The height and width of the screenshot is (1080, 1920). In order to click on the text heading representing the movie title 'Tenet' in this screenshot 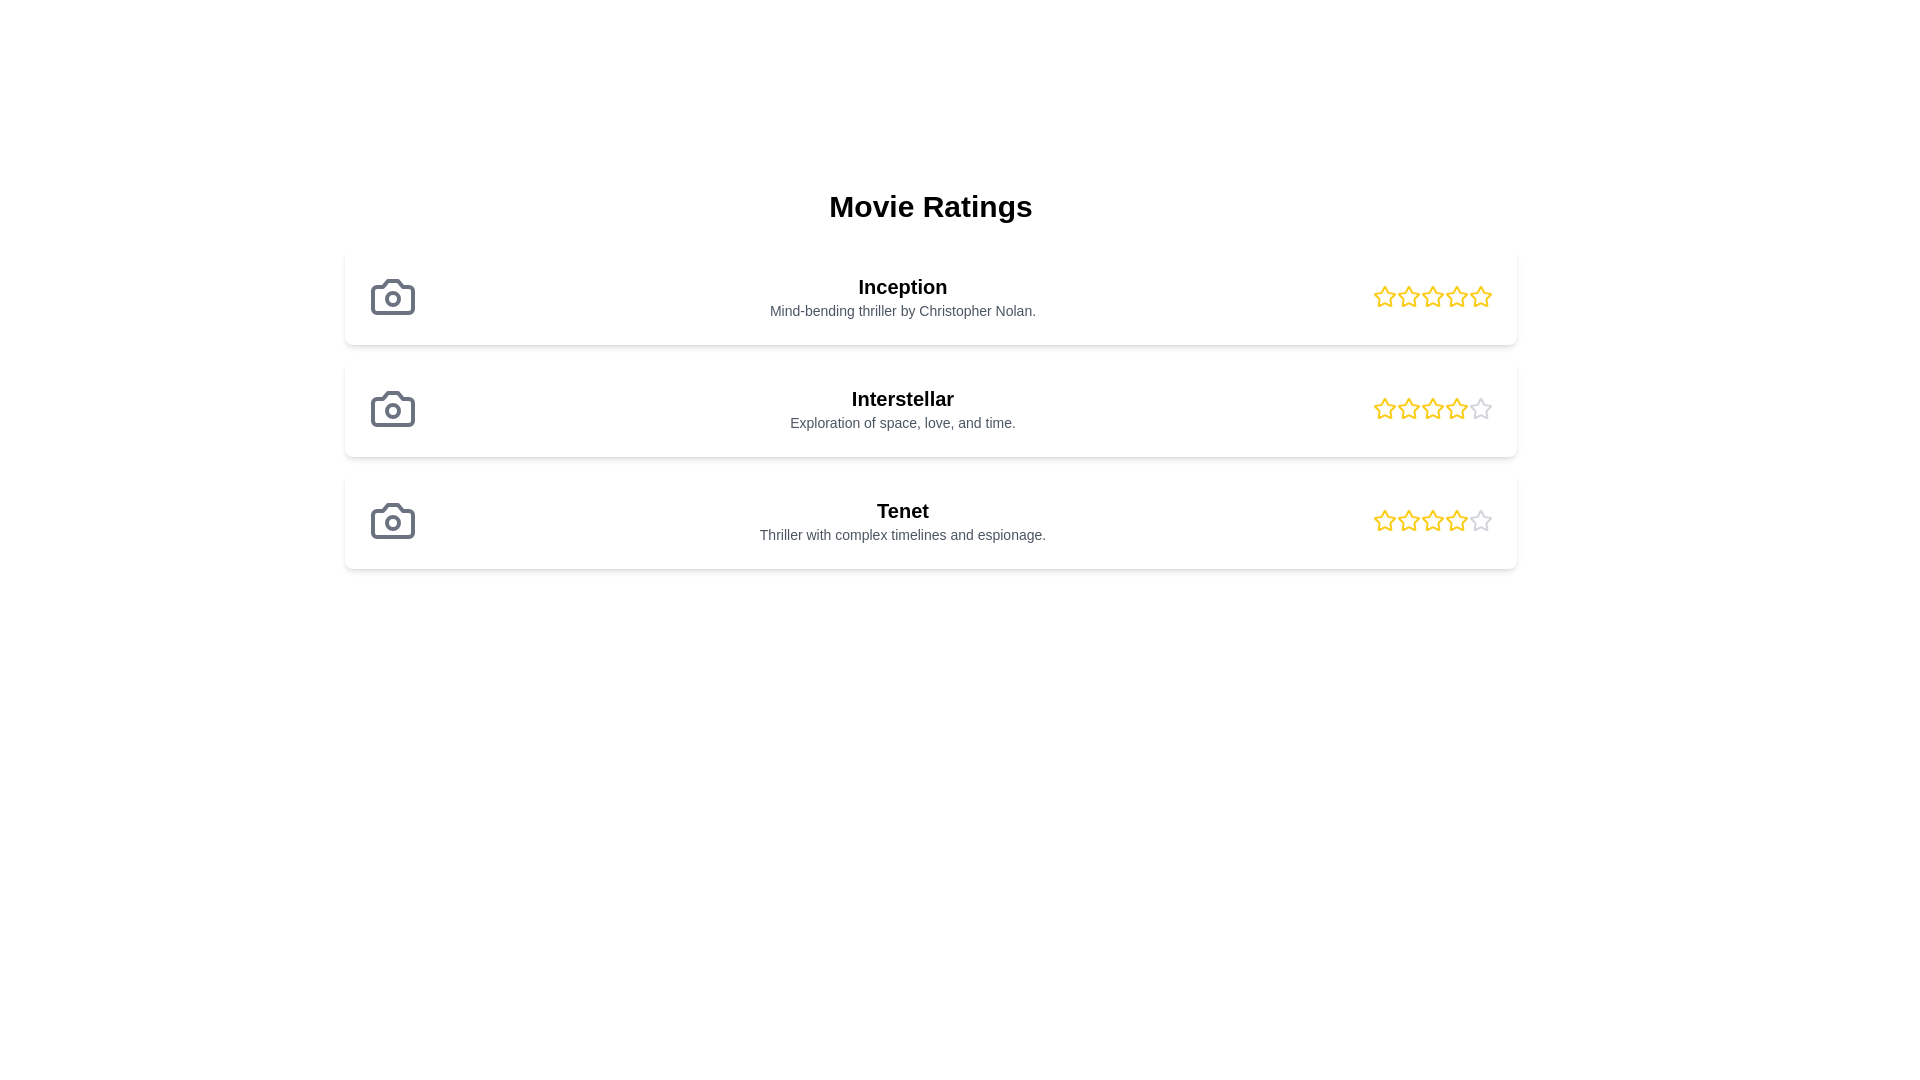, I will do `click(901, 509)`.